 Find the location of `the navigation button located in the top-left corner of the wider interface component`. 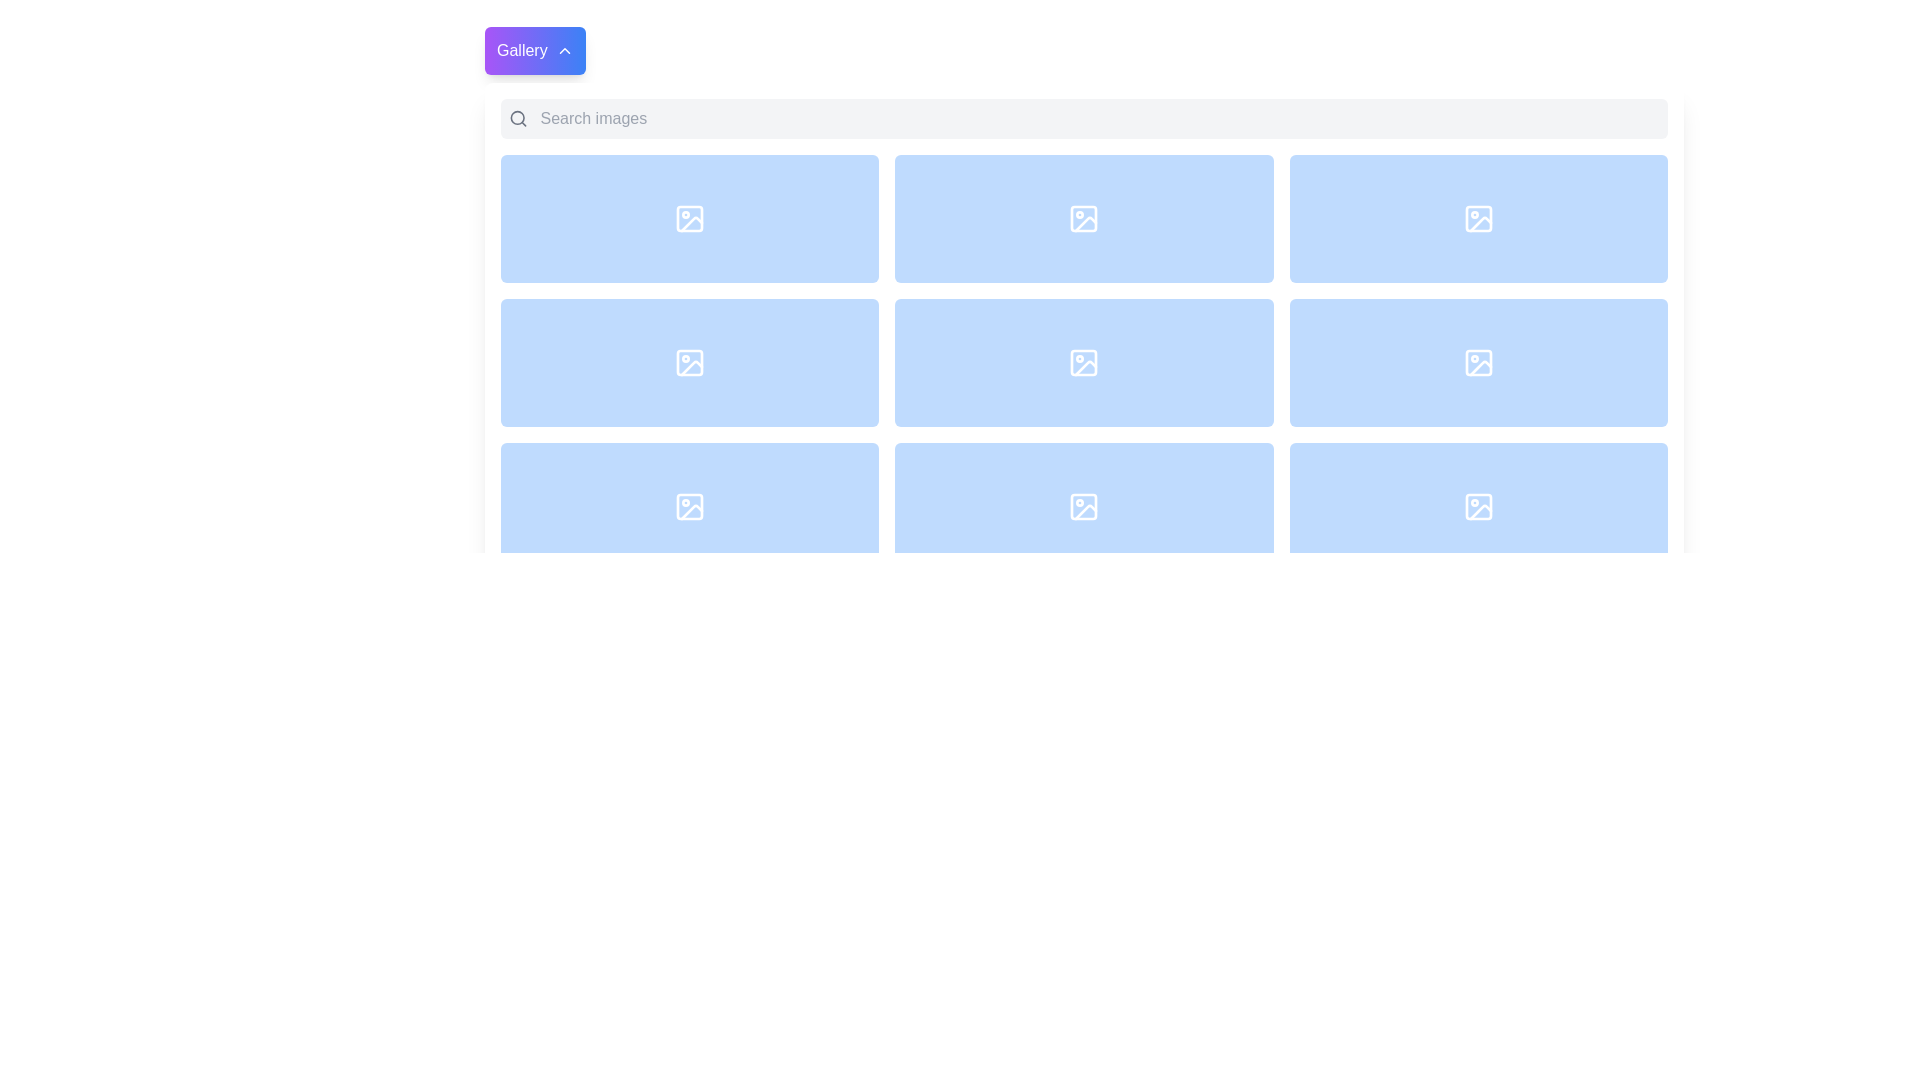

the navigation button located in the top-left corner of the wider interface component is located at coordinates (535, 49).